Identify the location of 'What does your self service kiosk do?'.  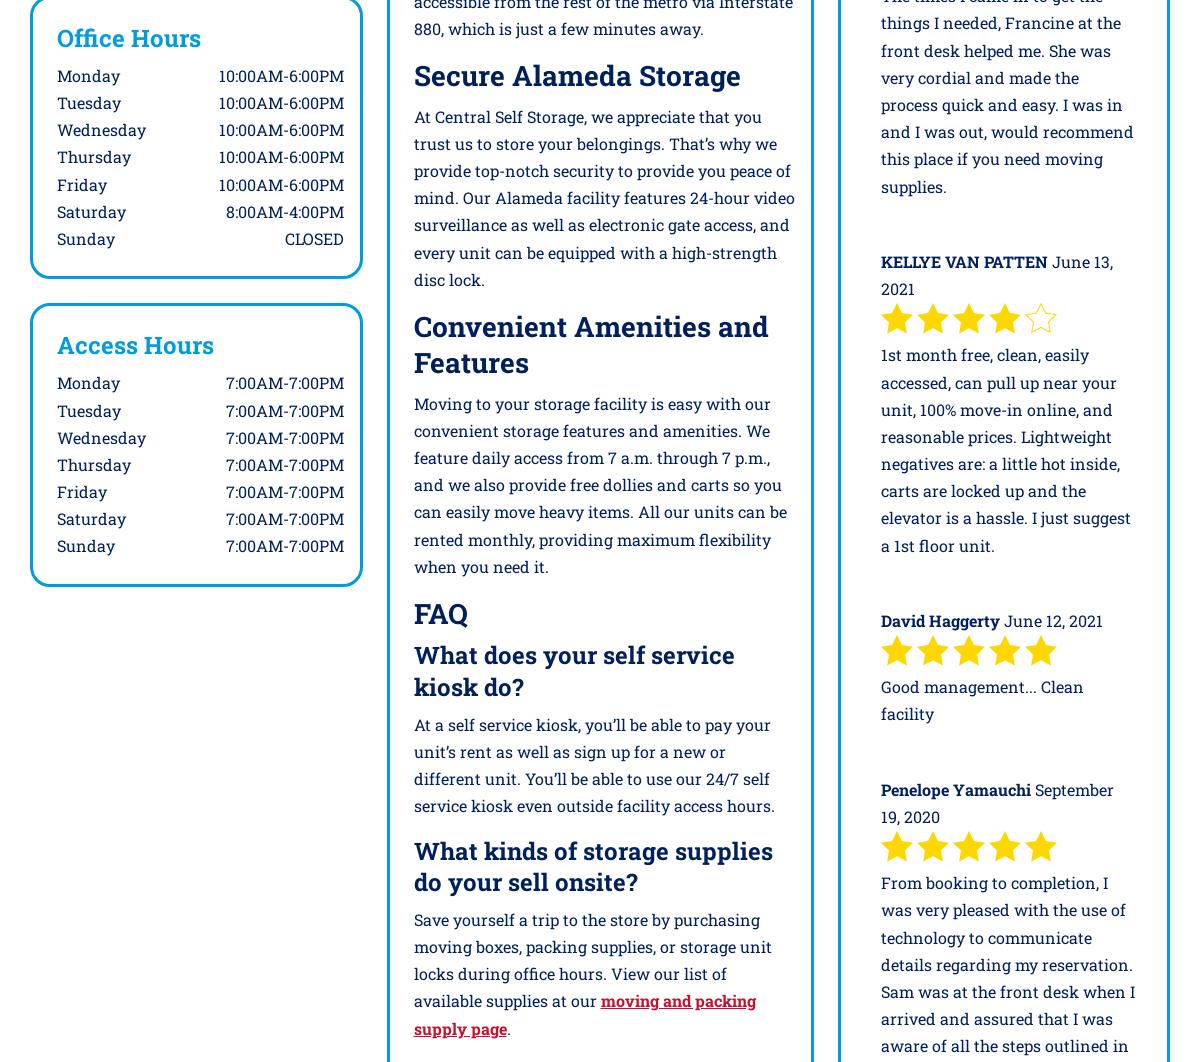
(572, 670).